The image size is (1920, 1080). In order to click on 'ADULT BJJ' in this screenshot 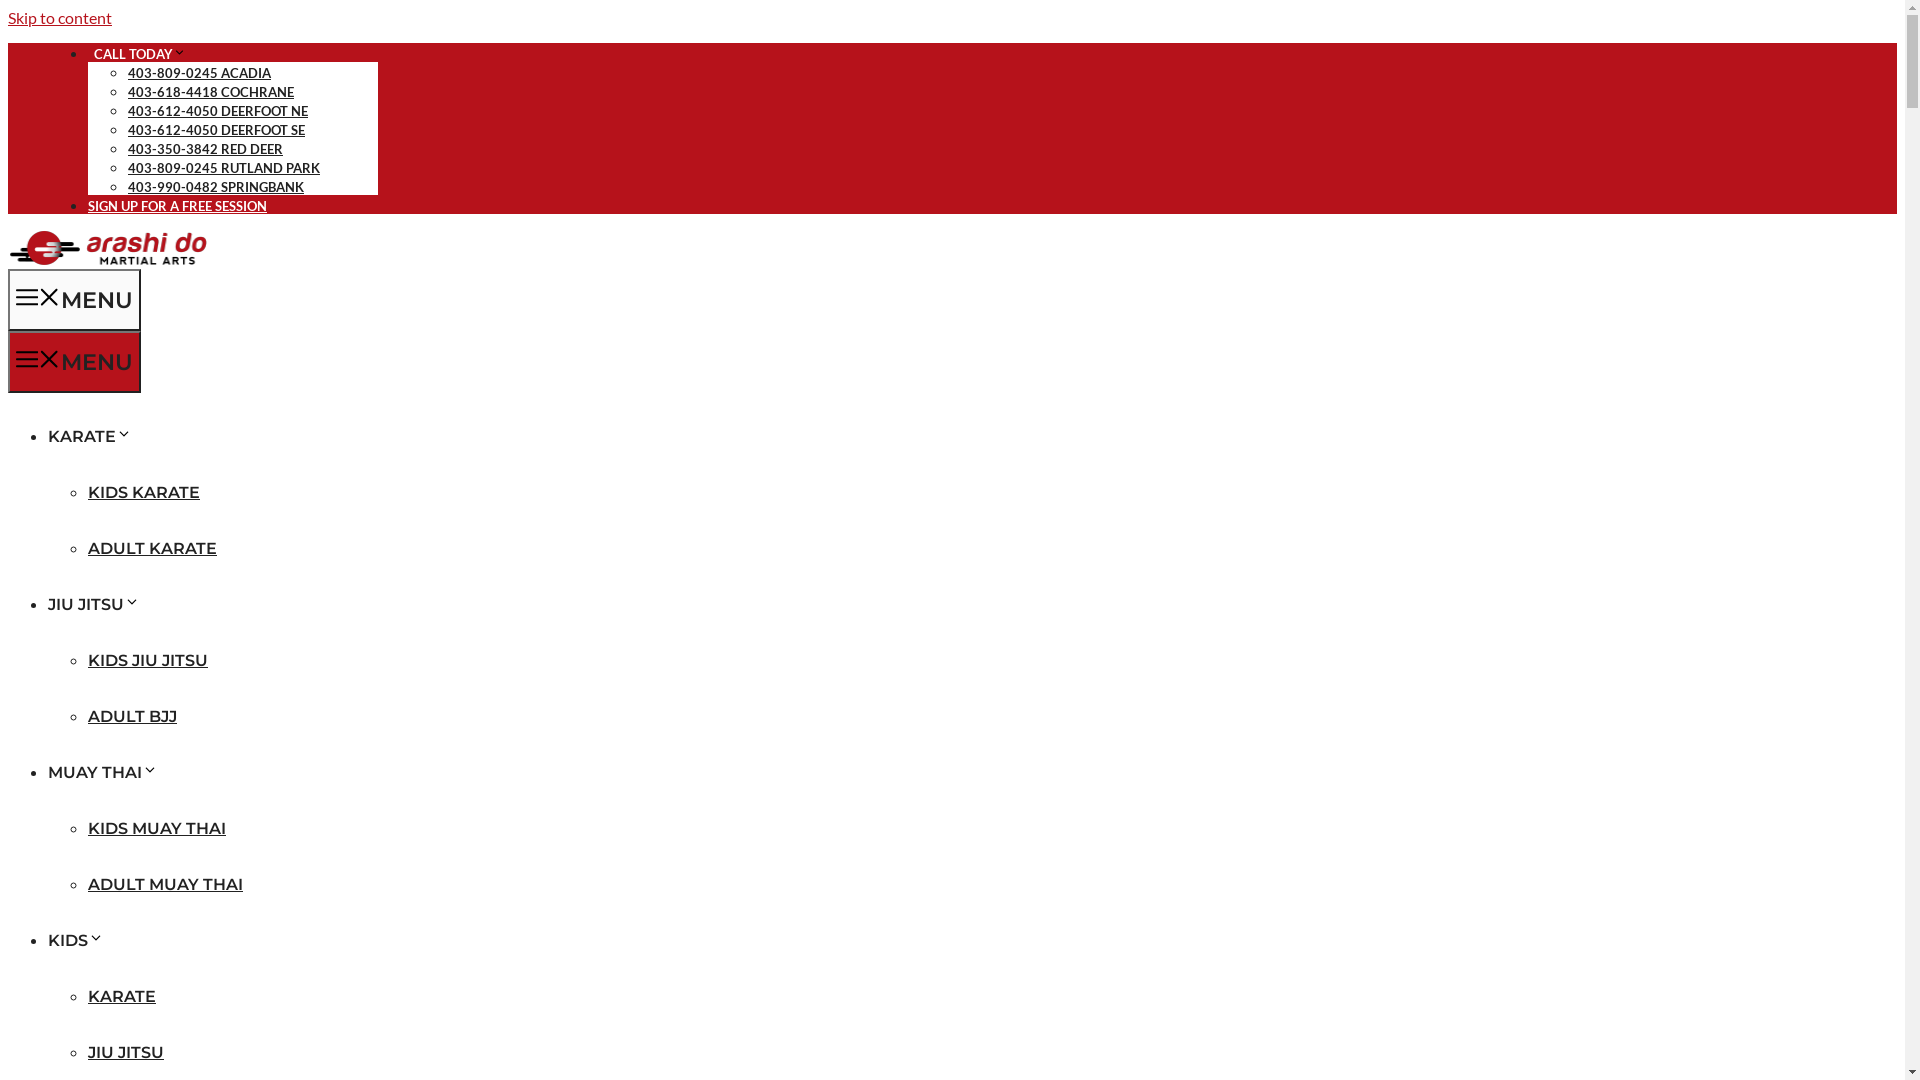, I will do `click(131, 715)`.